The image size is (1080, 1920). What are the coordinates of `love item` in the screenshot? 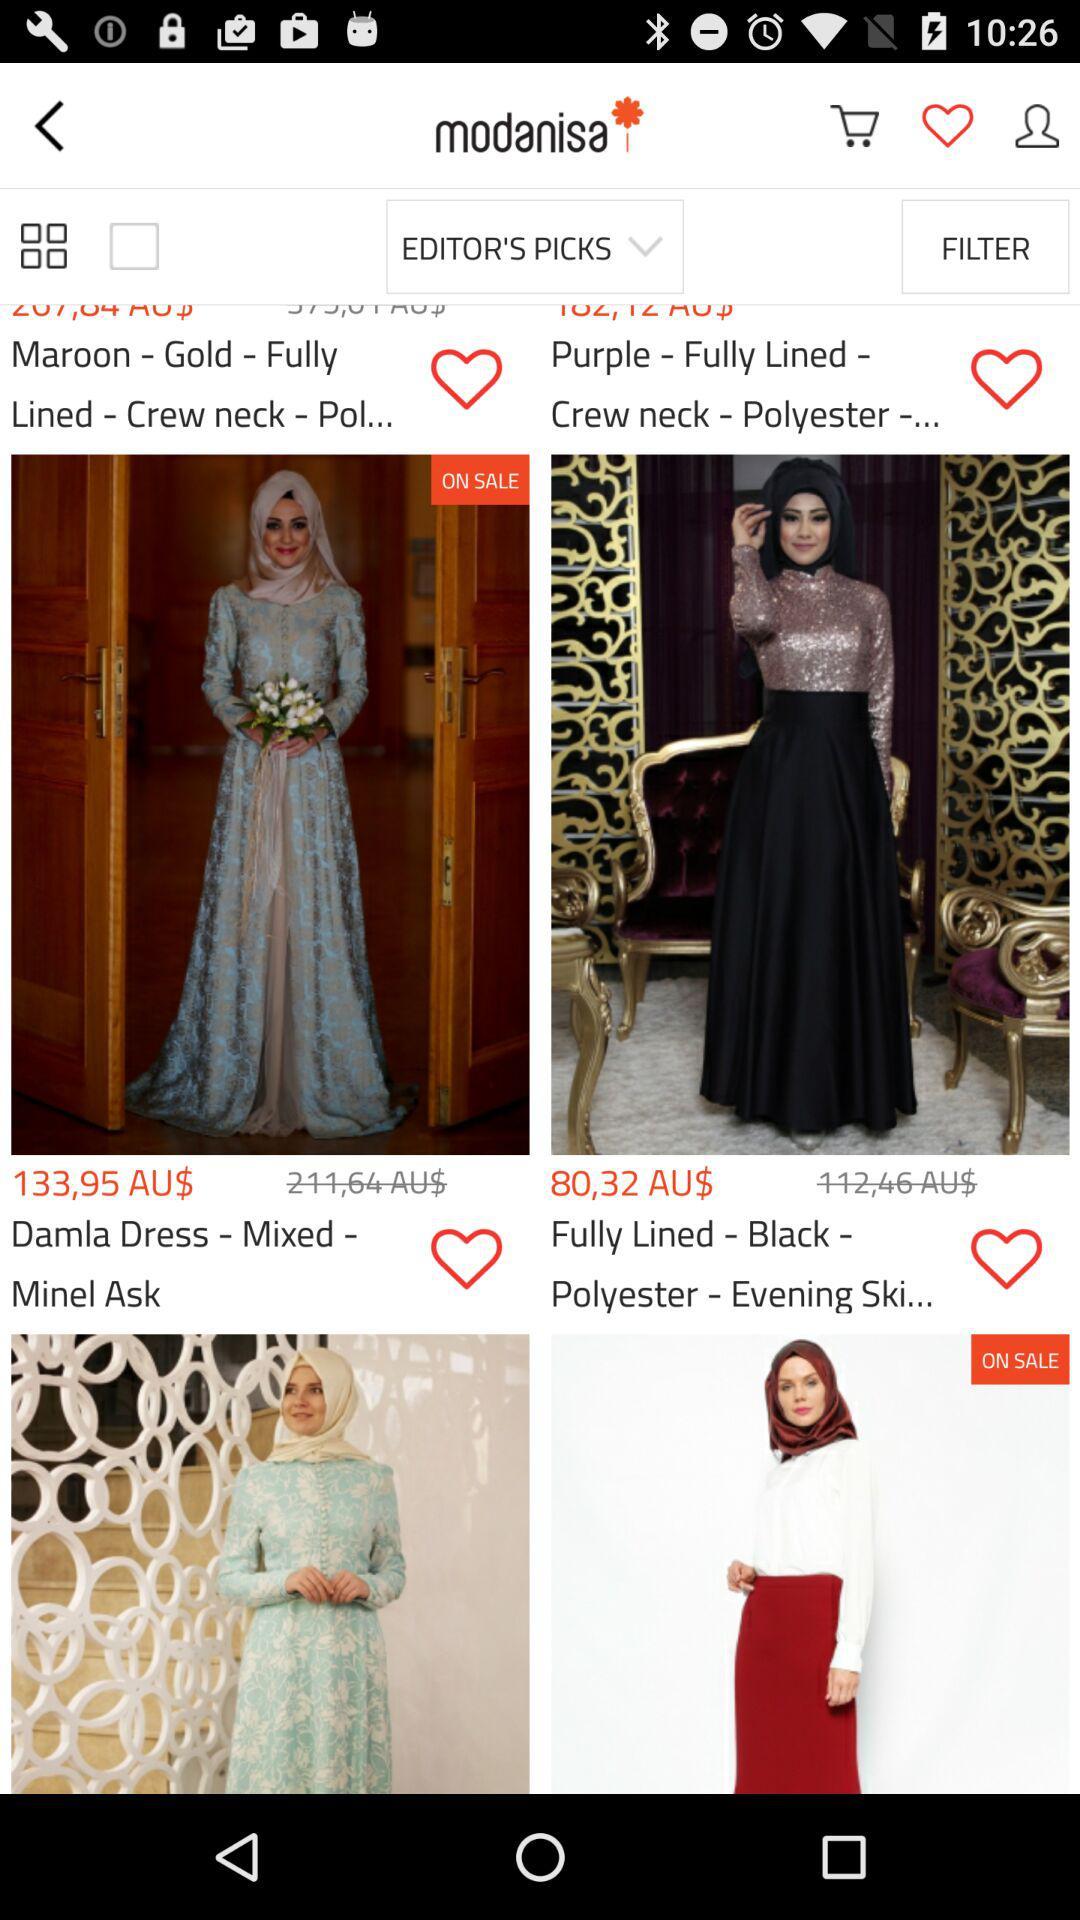 It's located at (1019, 1258).